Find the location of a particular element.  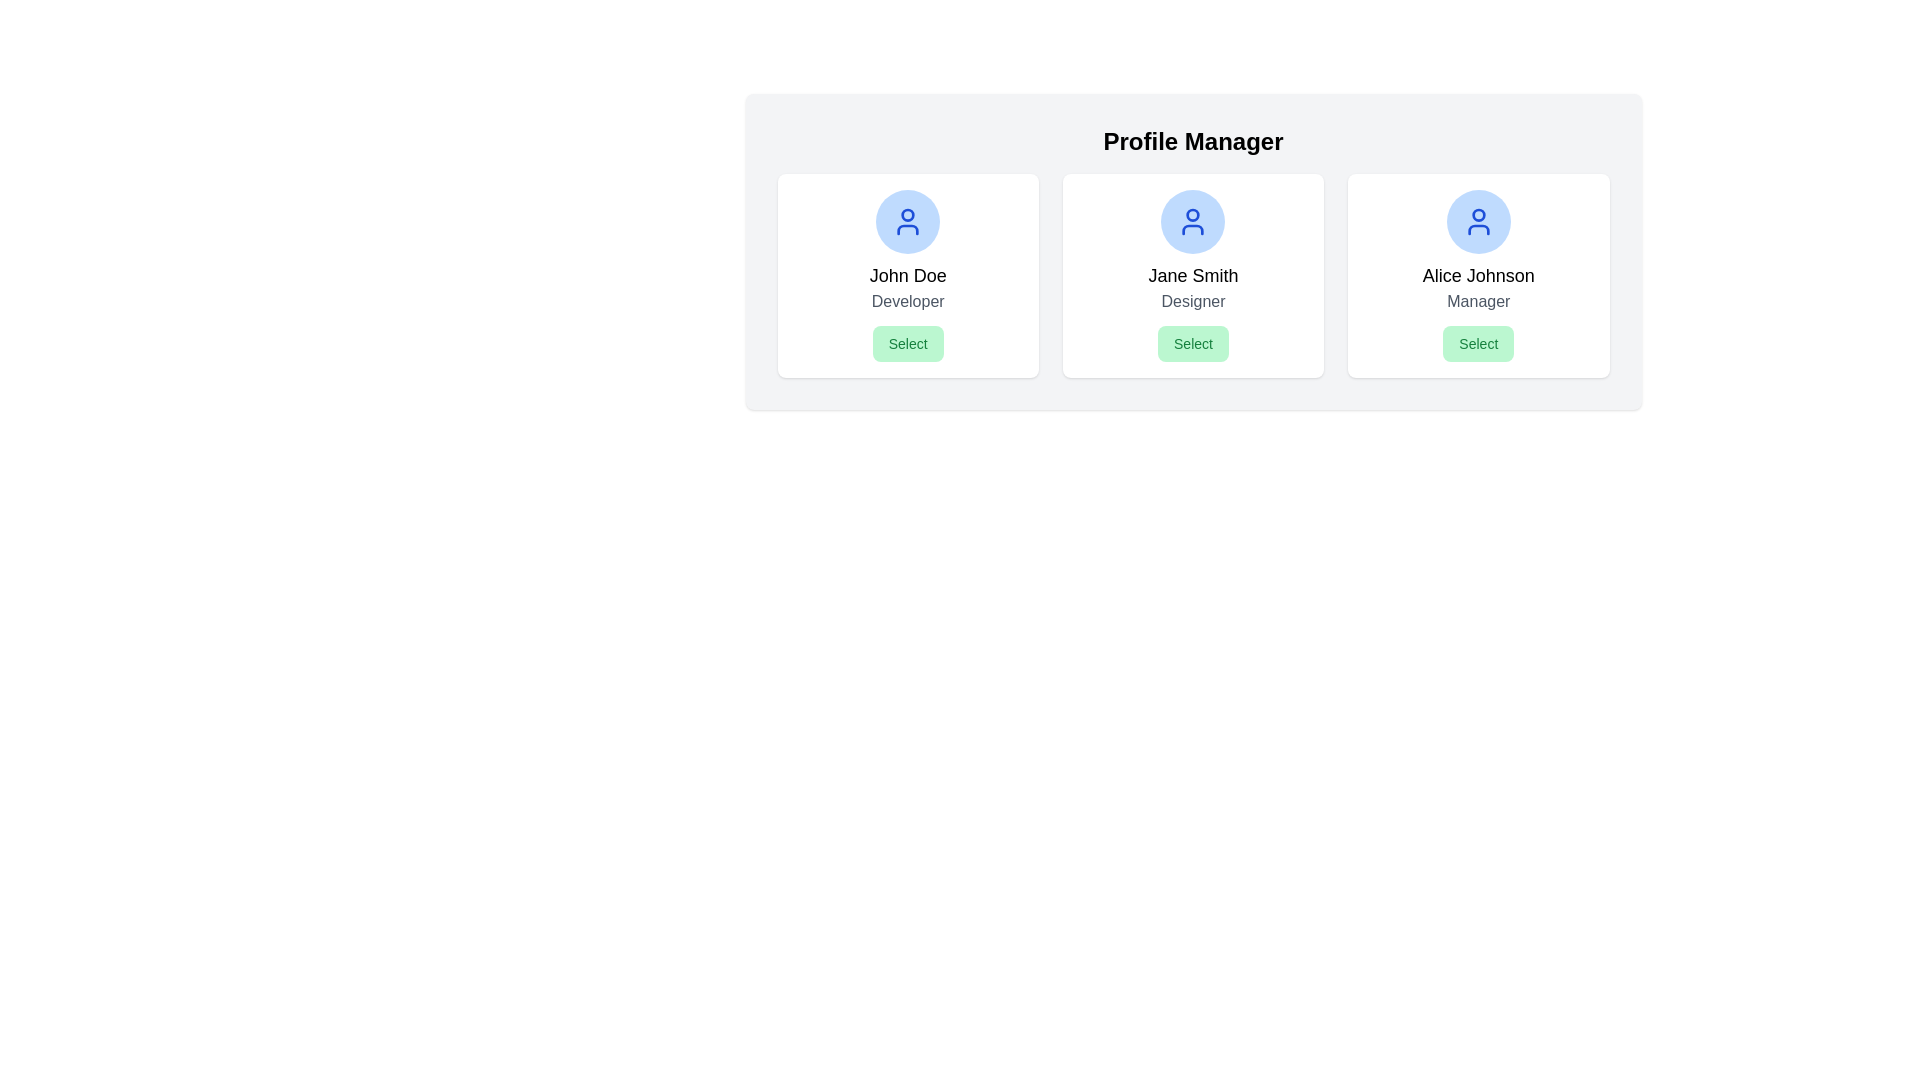

the static text element that displays the name of the individual in the second profile card from the left, positioned centrally between the profile picture and the role text 'Designer' is located at coordinates (1193, 276).